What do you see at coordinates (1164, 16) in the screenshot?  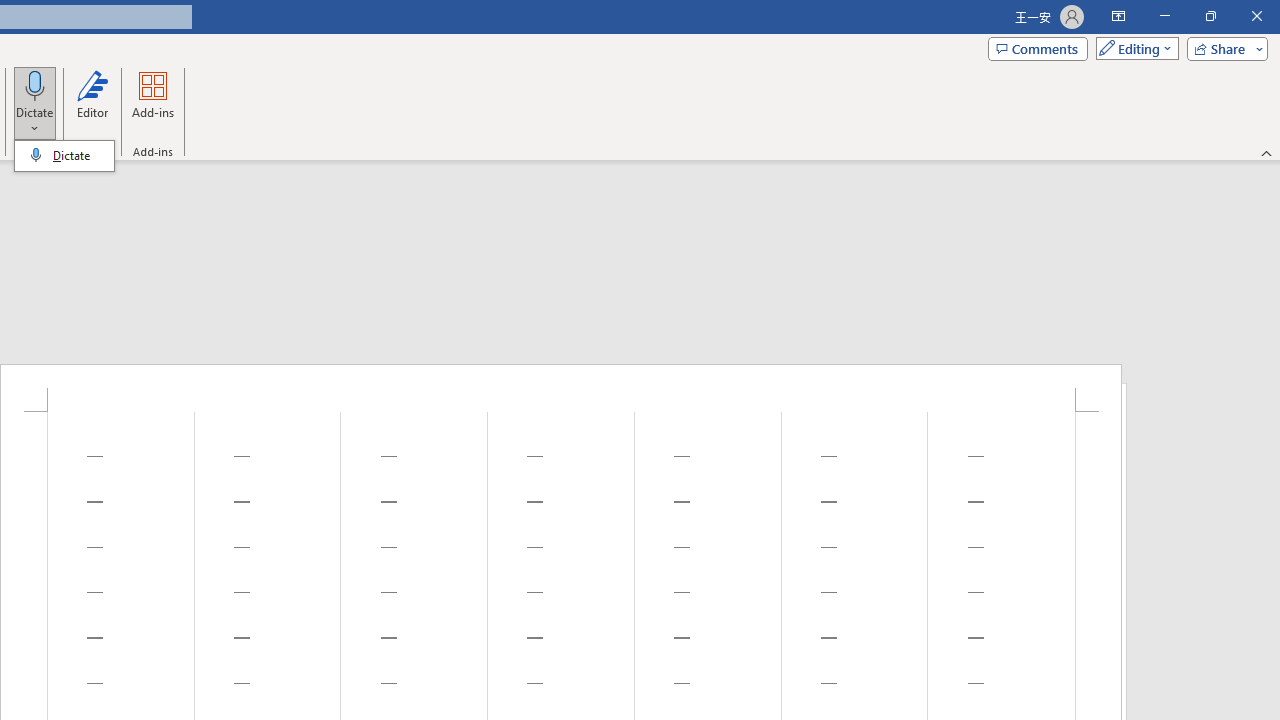 I see `'Minimize'` at bounding box center [1164, 16].